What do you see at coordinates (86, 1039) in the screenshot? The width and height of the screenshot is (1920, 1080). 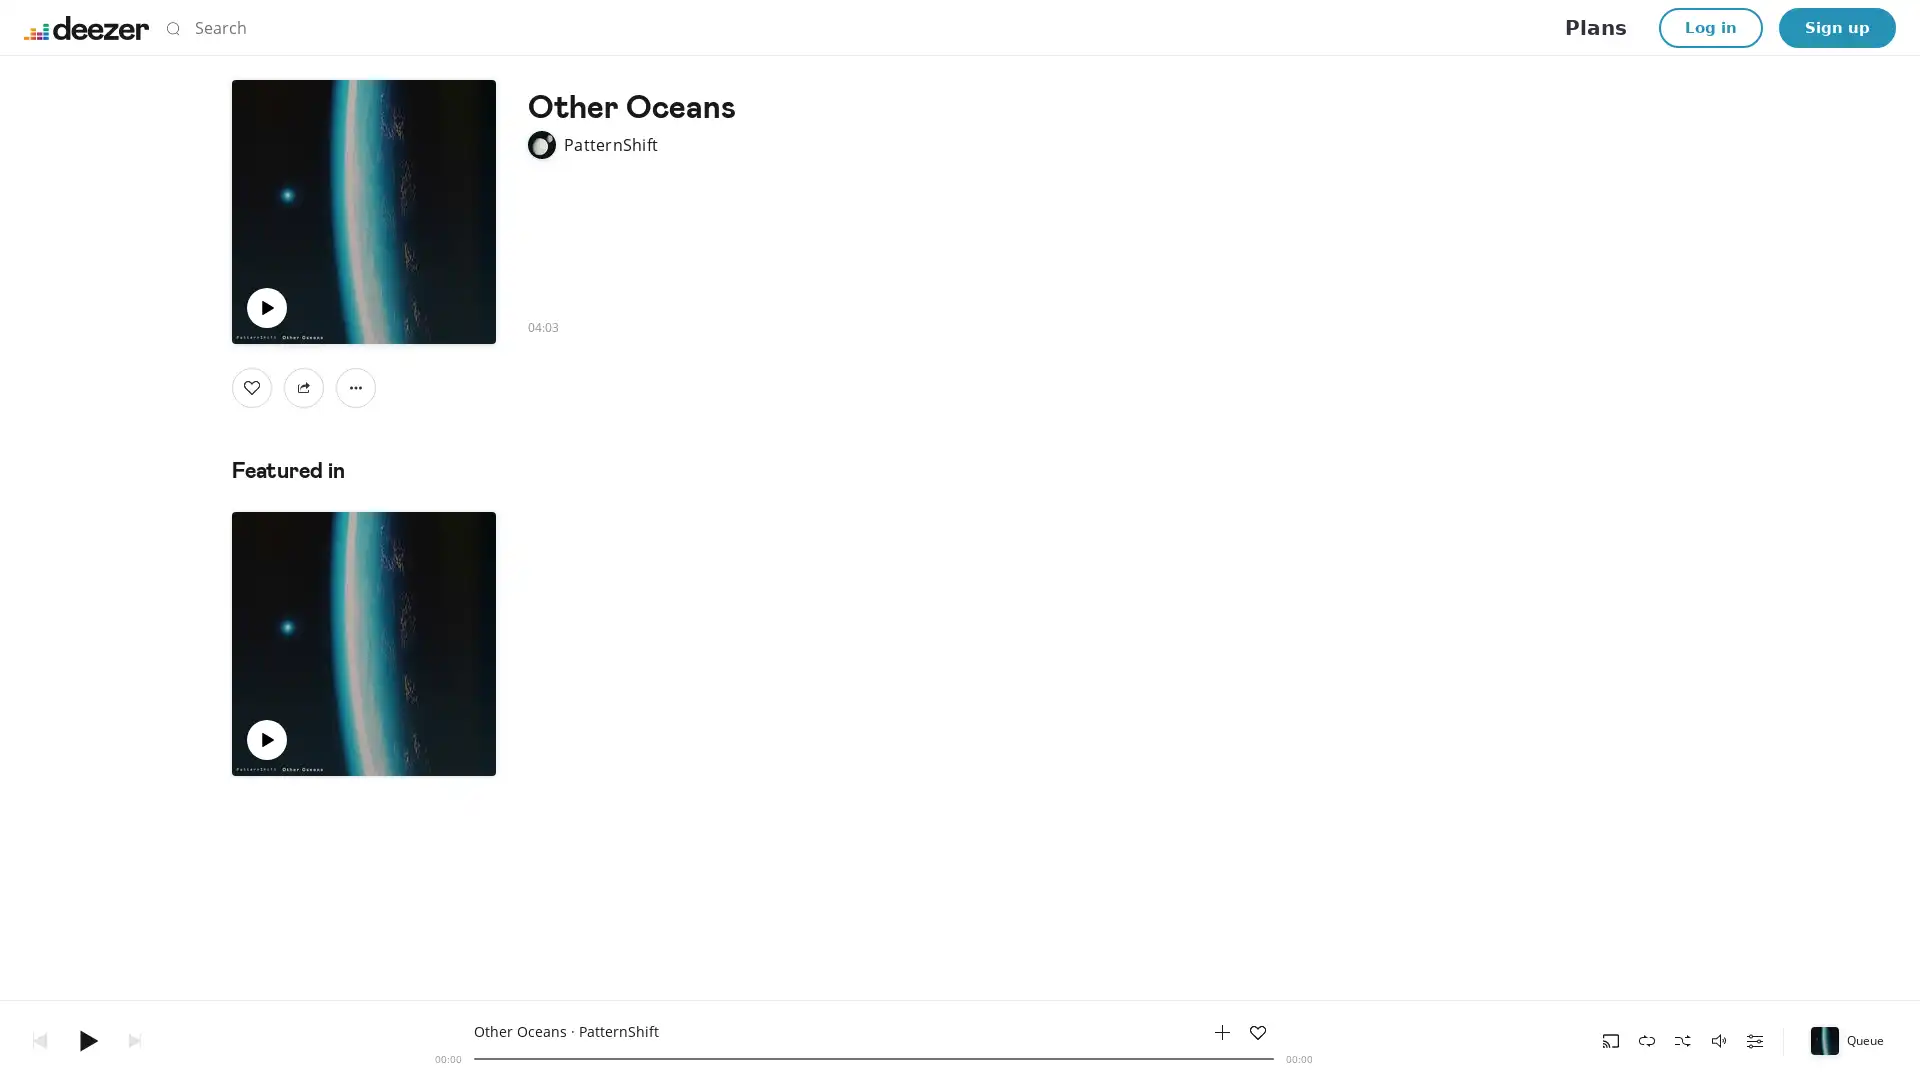 I see `Play` at bounding box center [86, 1039].